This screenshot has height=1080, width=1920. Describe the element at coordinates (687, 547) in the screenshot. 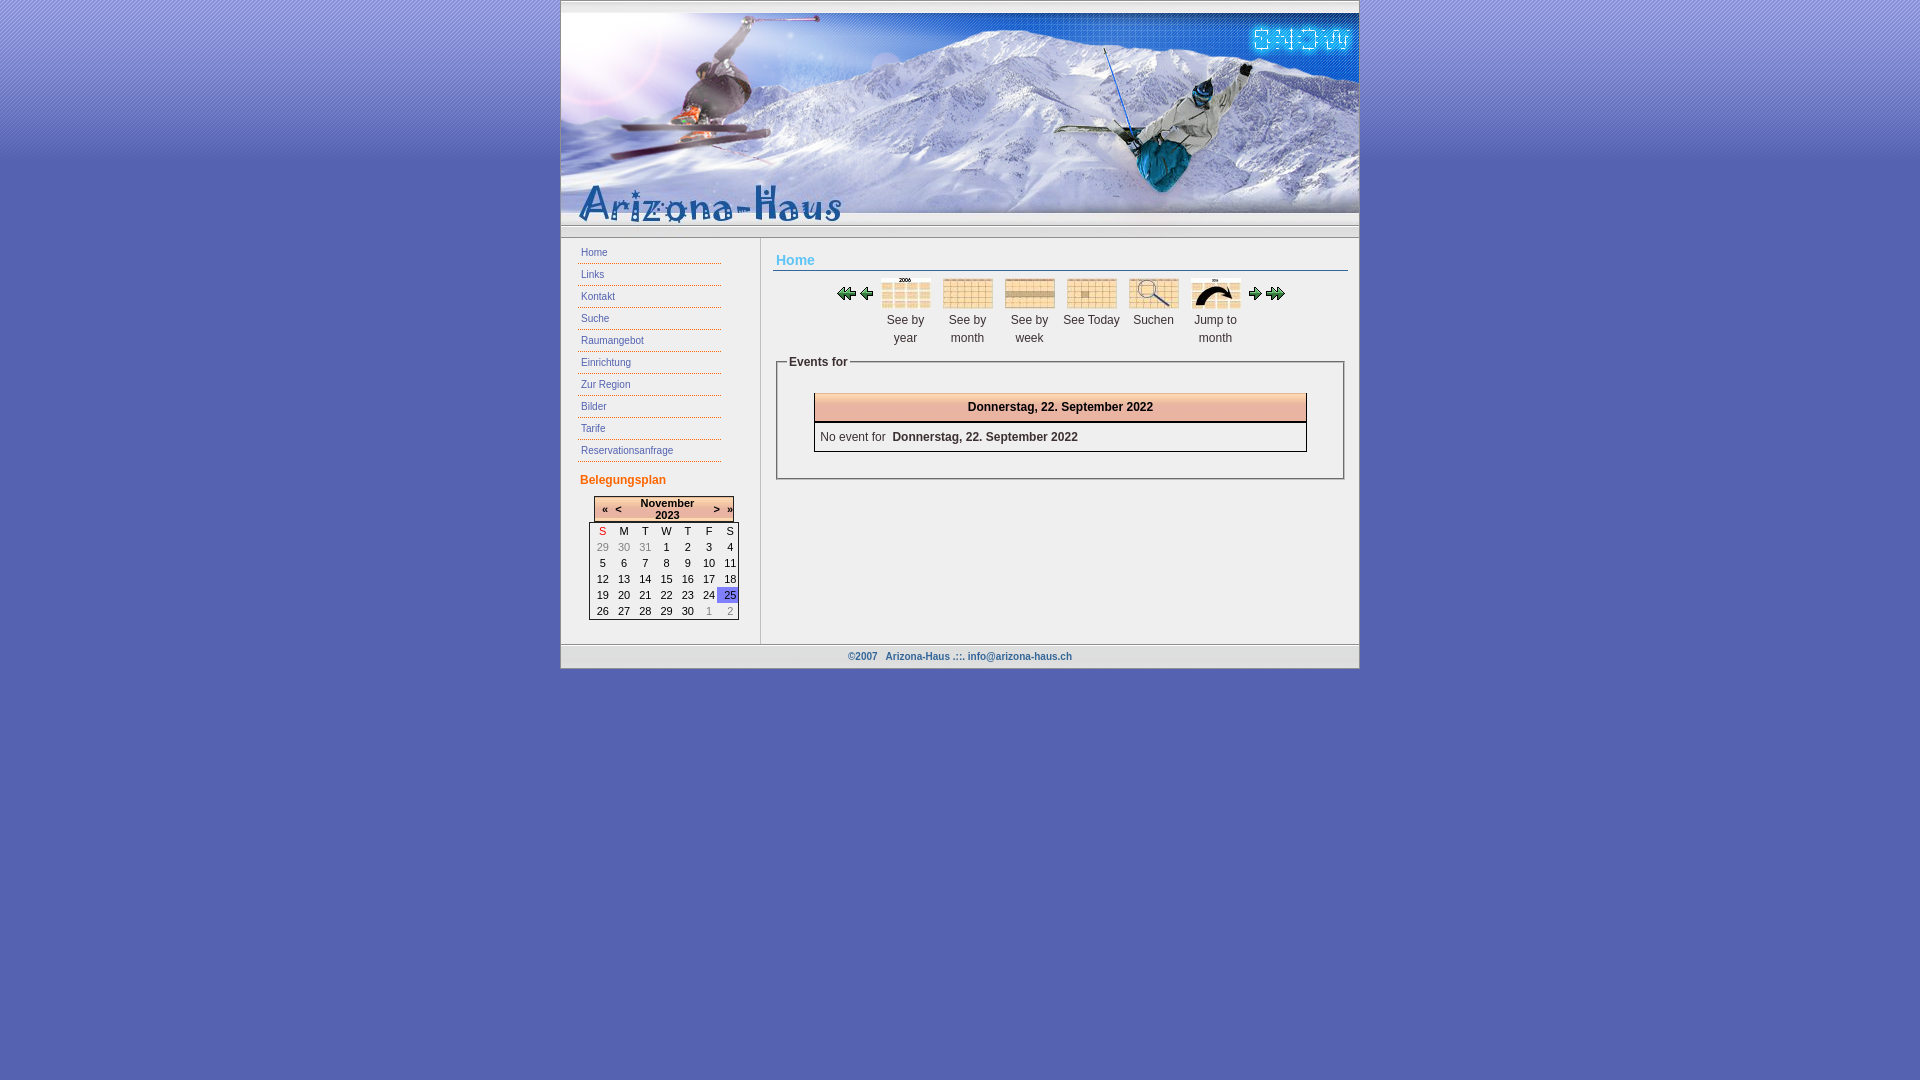

I see `'2'` at that location.